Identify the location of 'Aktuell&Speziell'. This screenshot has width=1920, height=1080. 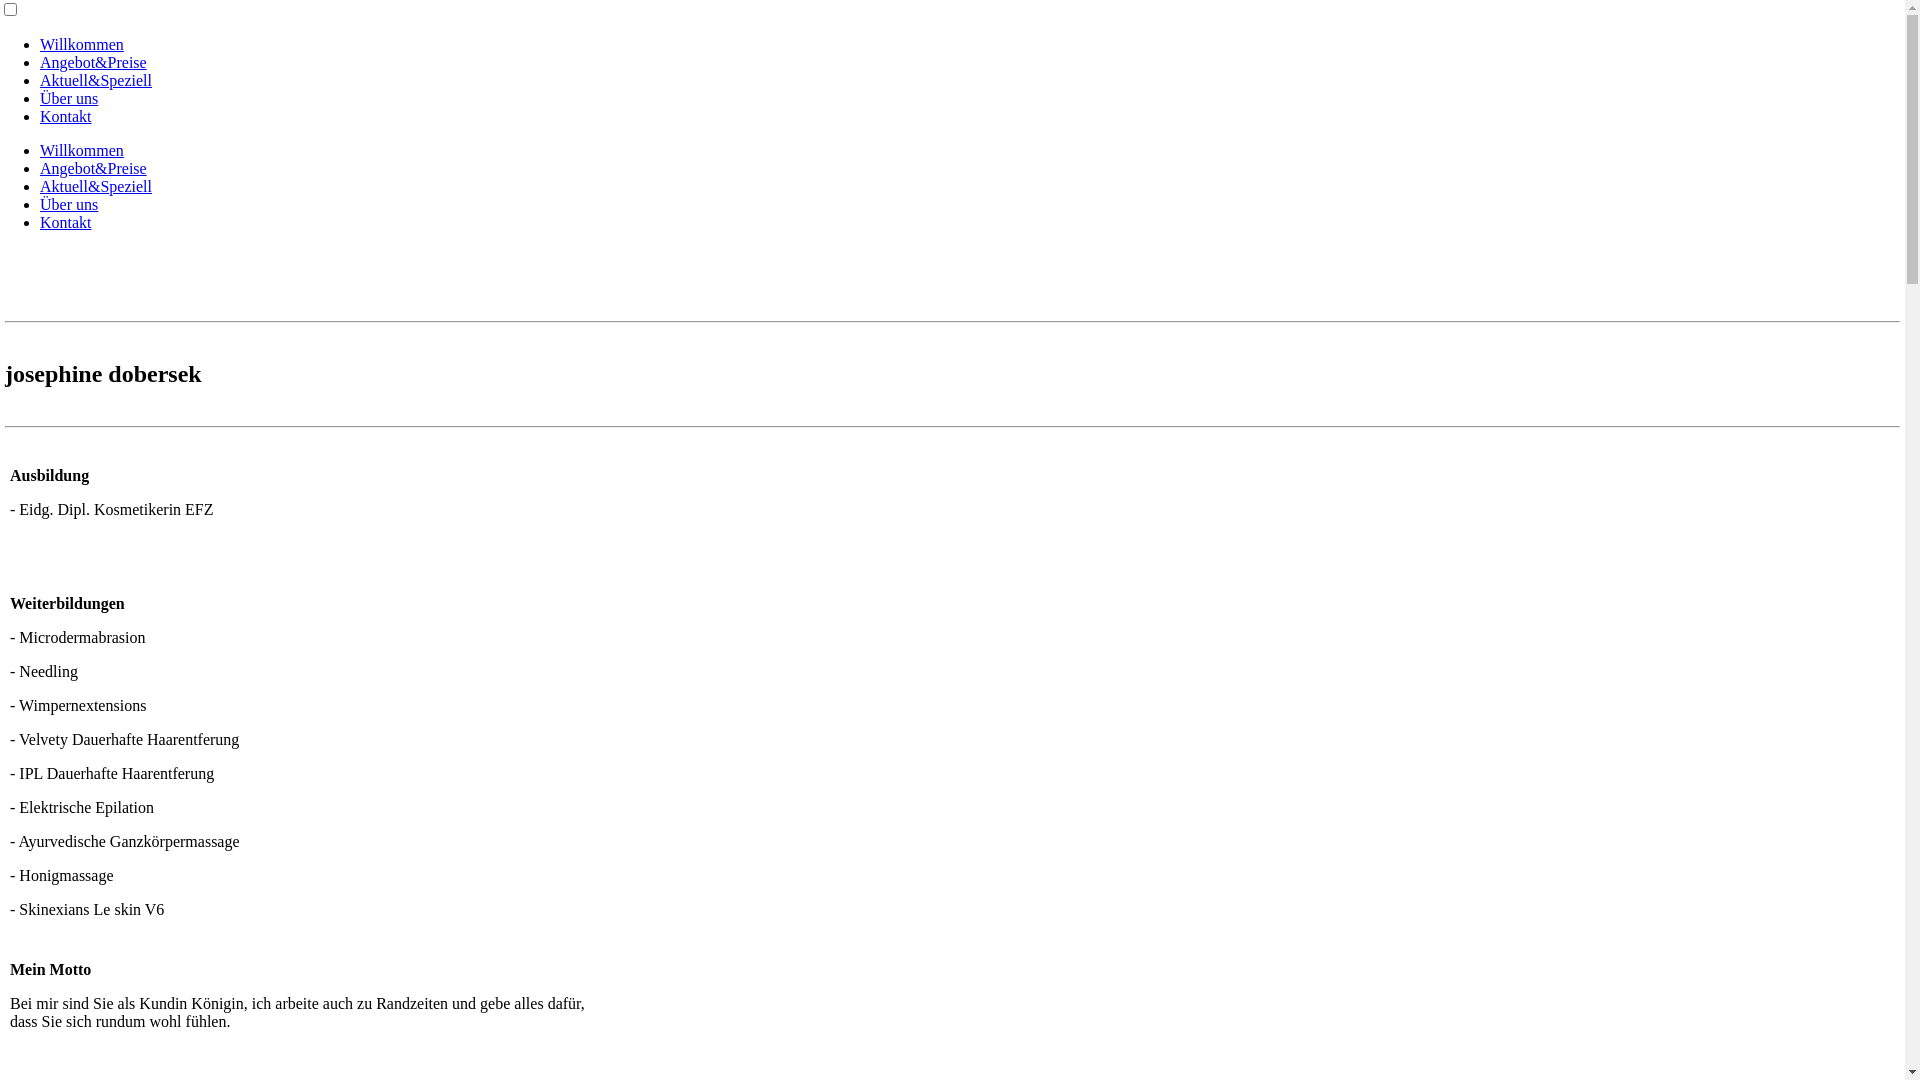
(95, 186).